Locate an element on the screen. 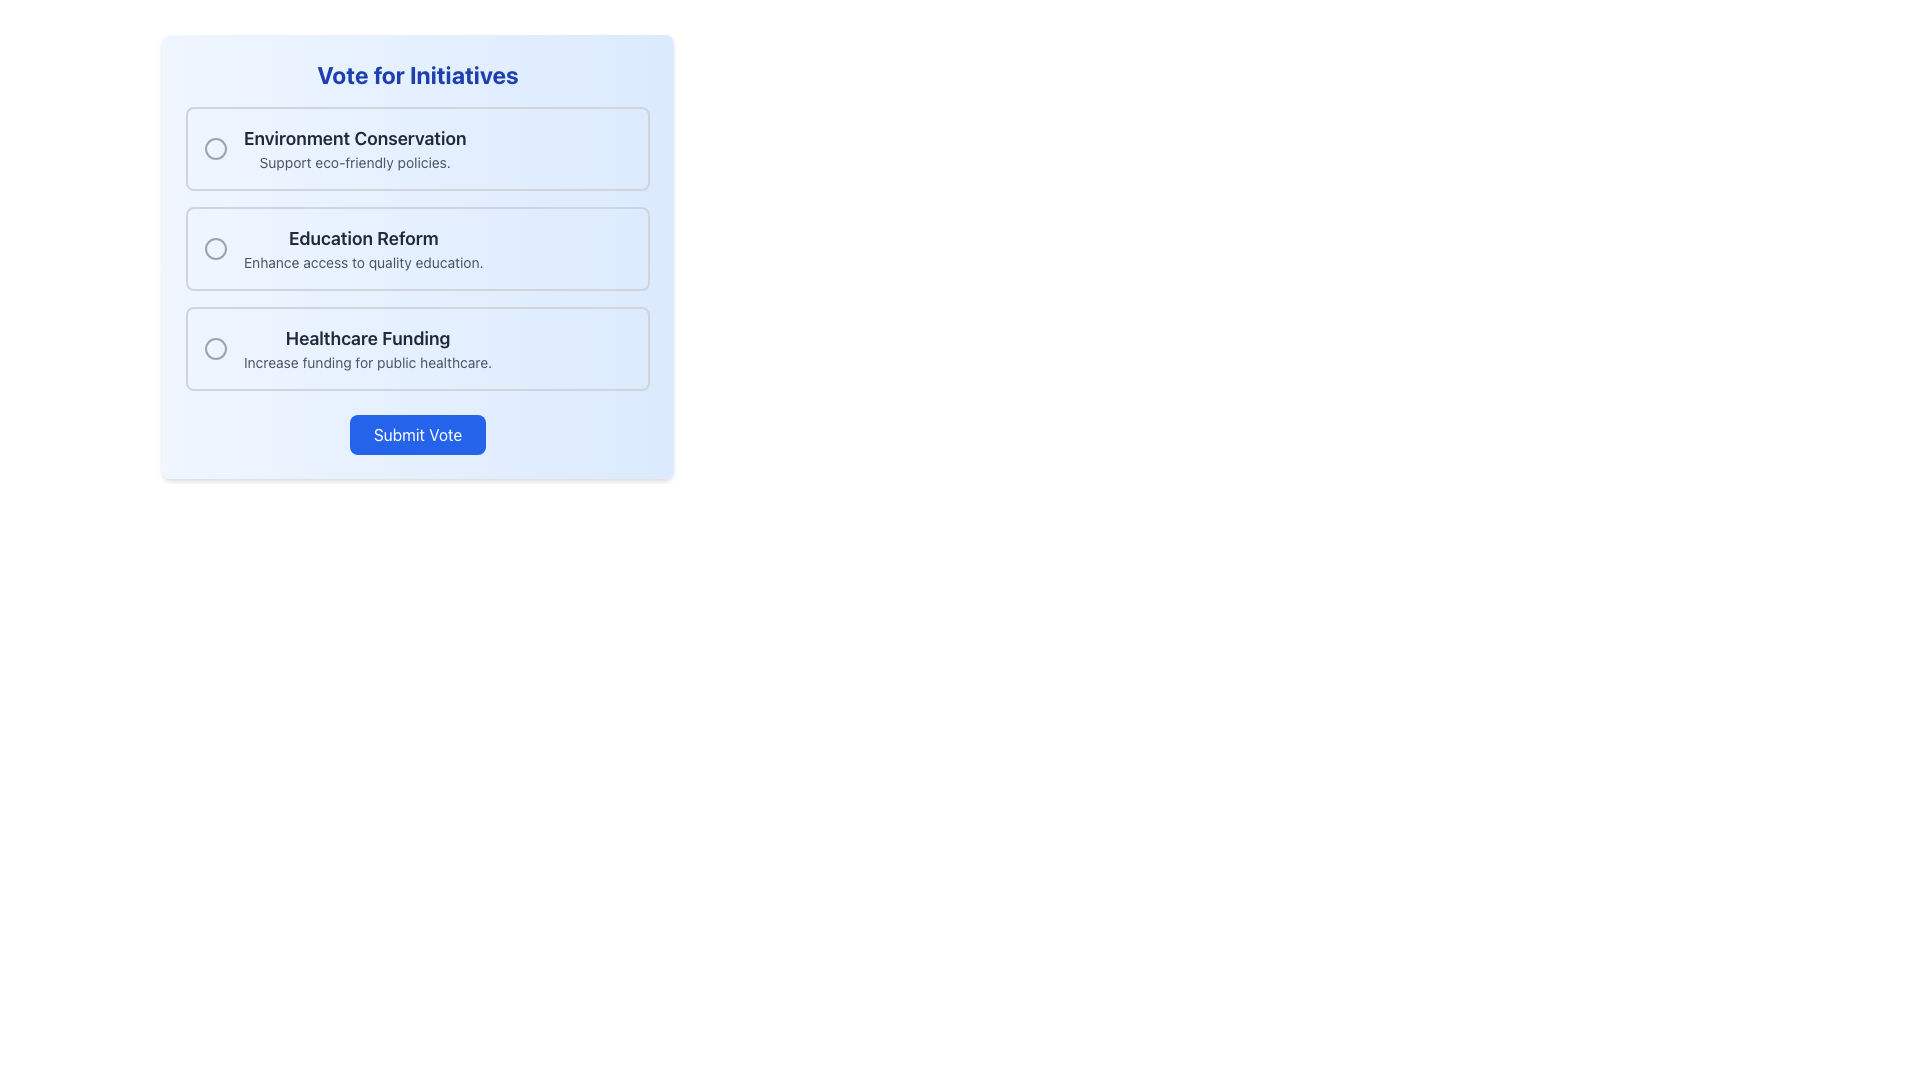  the text element that displays 'Healthcare Funding' and its subtitle 'Increase funding for public healthcare', which is located between 'Education Reform' and the 'Submit Vote' button is located at coordinates (368, 347).